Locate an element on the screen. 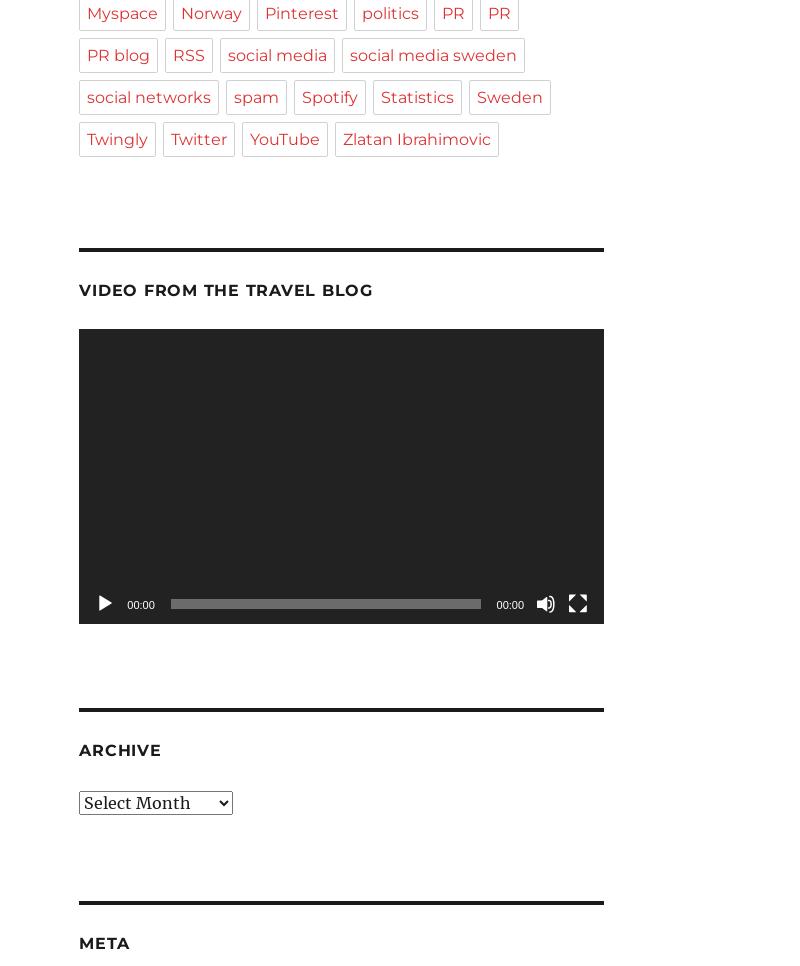  'social media' is located at coordinates (277, 55).